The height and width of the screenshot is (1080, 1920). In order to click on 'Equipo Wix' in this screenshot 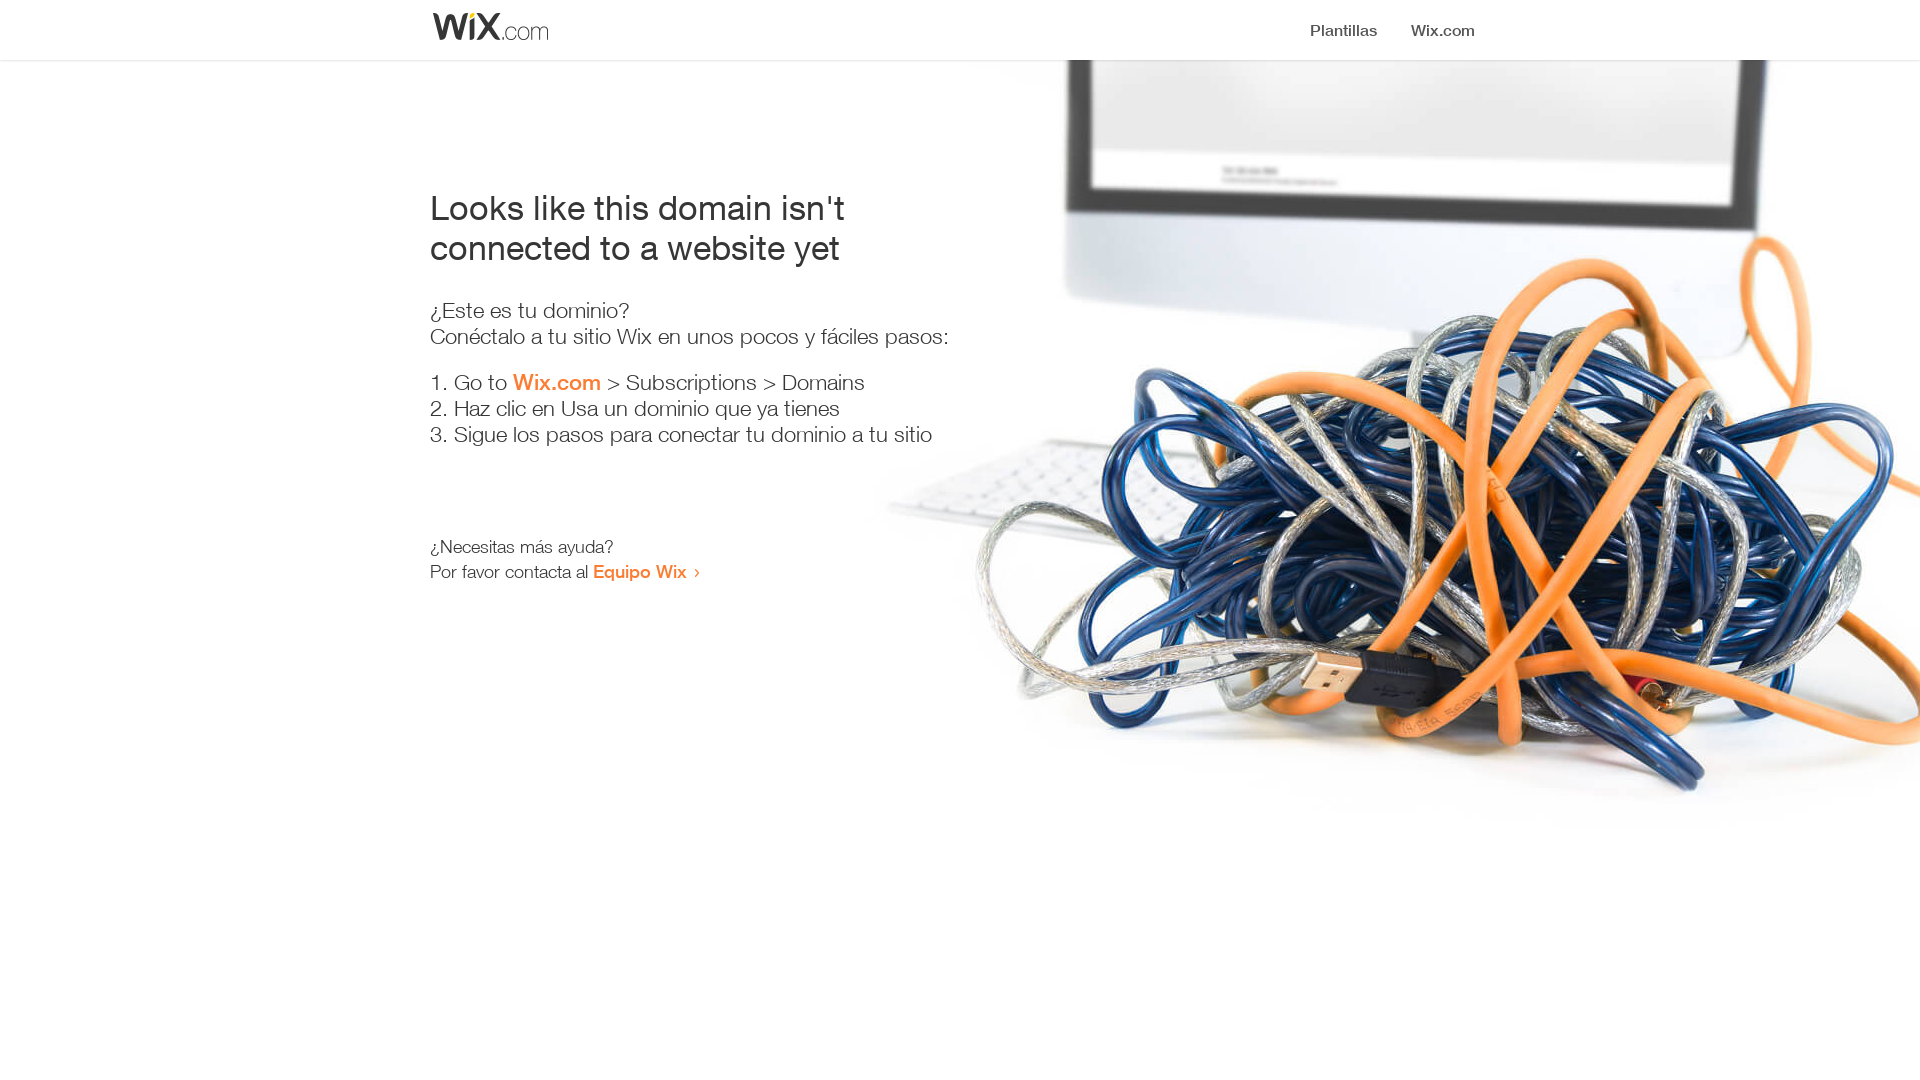, I will do `click(638, 570)`.